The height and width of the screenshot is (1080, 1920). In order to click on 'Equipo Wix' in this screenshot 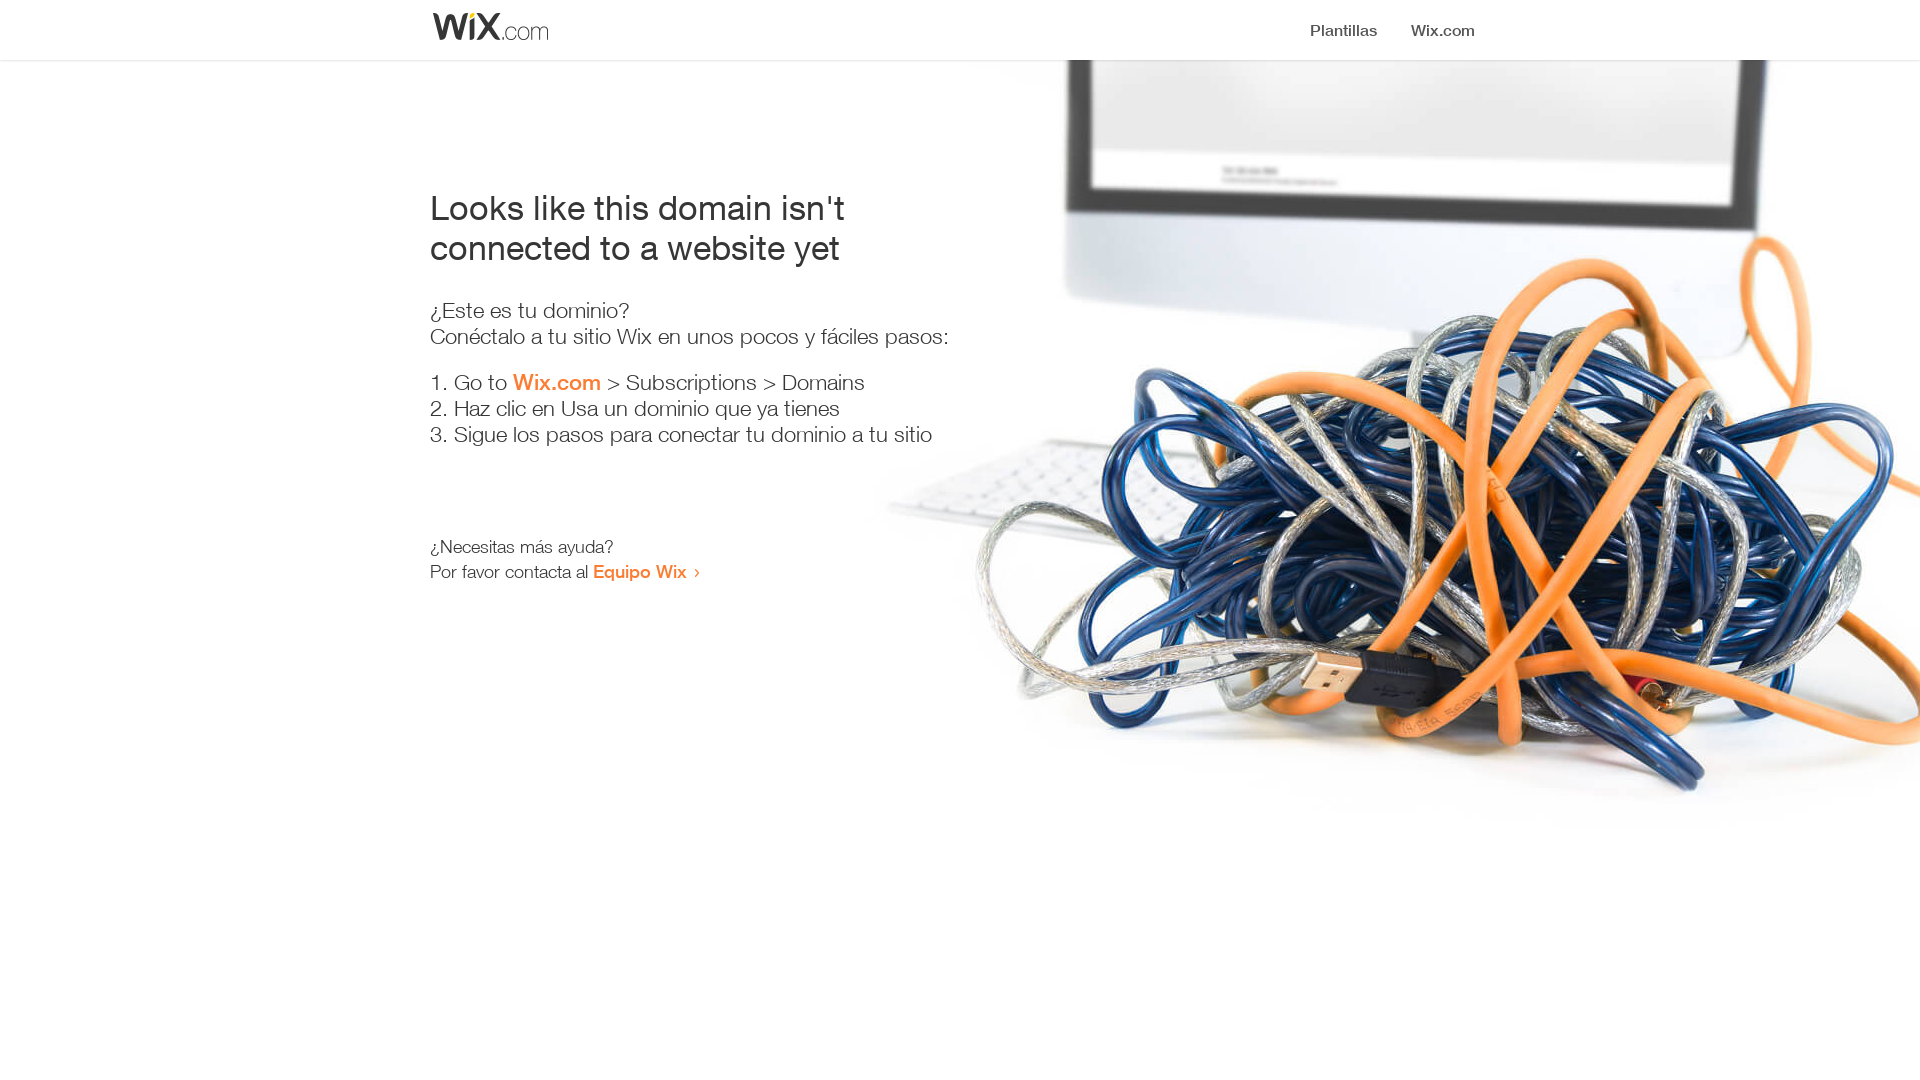, I will do `click(638, 570)`.